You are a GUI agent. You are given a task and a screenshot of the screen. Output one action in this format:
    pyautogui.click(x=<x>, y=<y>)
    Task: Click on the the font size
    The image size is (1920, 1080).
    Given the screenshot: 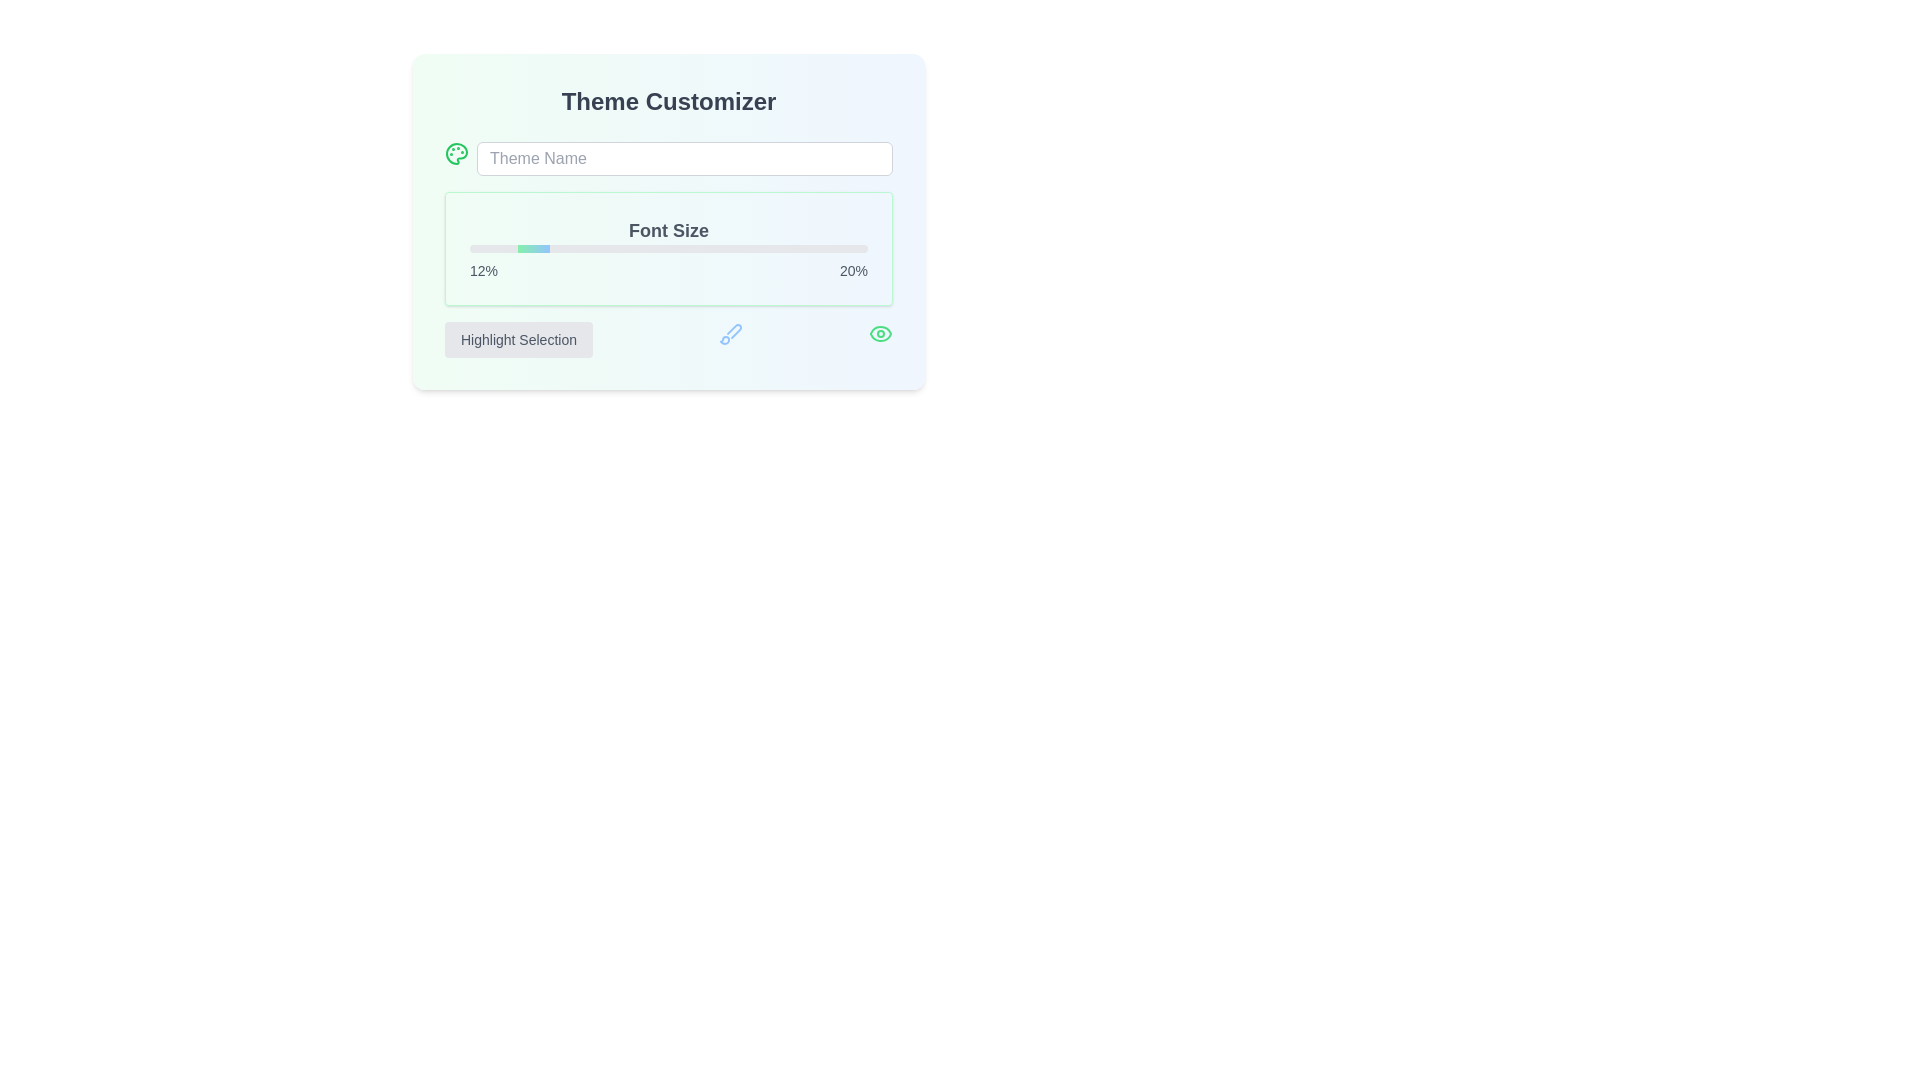 What is the action you would take?
    pyautogui.click(x=616, y=248)
    